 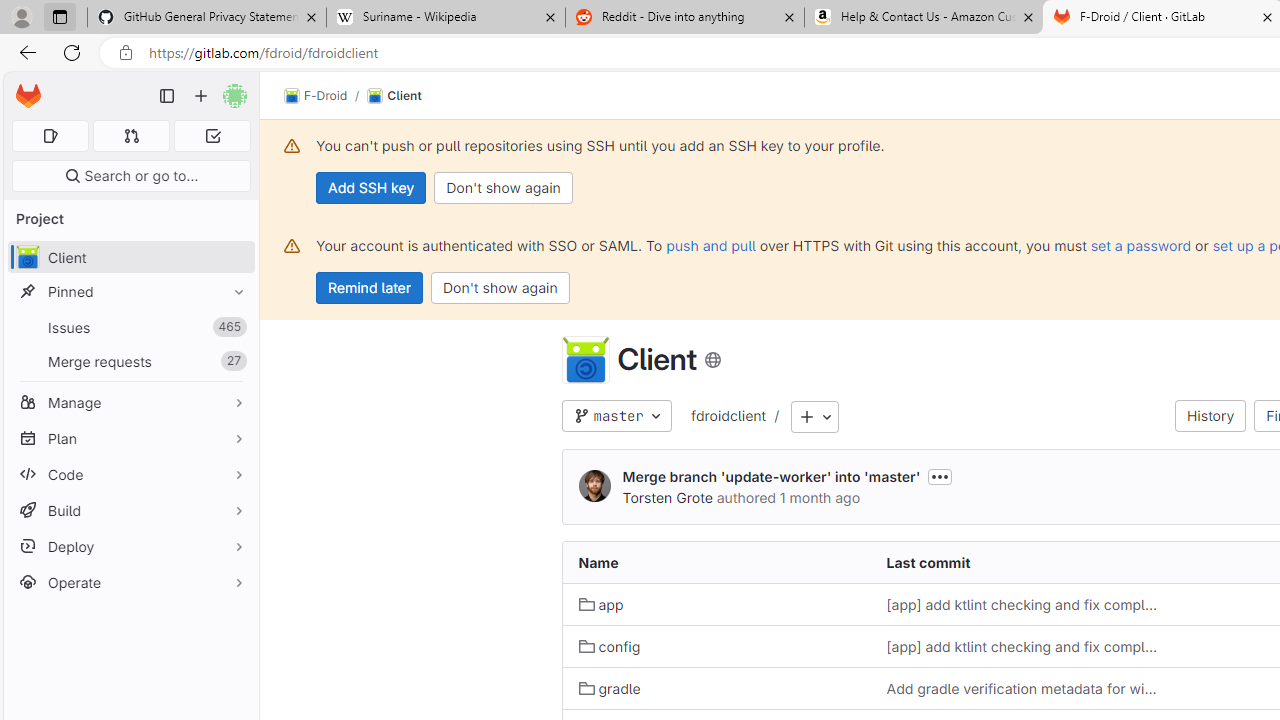 I want to click on 'Remind later', so click(x=369, y=288).